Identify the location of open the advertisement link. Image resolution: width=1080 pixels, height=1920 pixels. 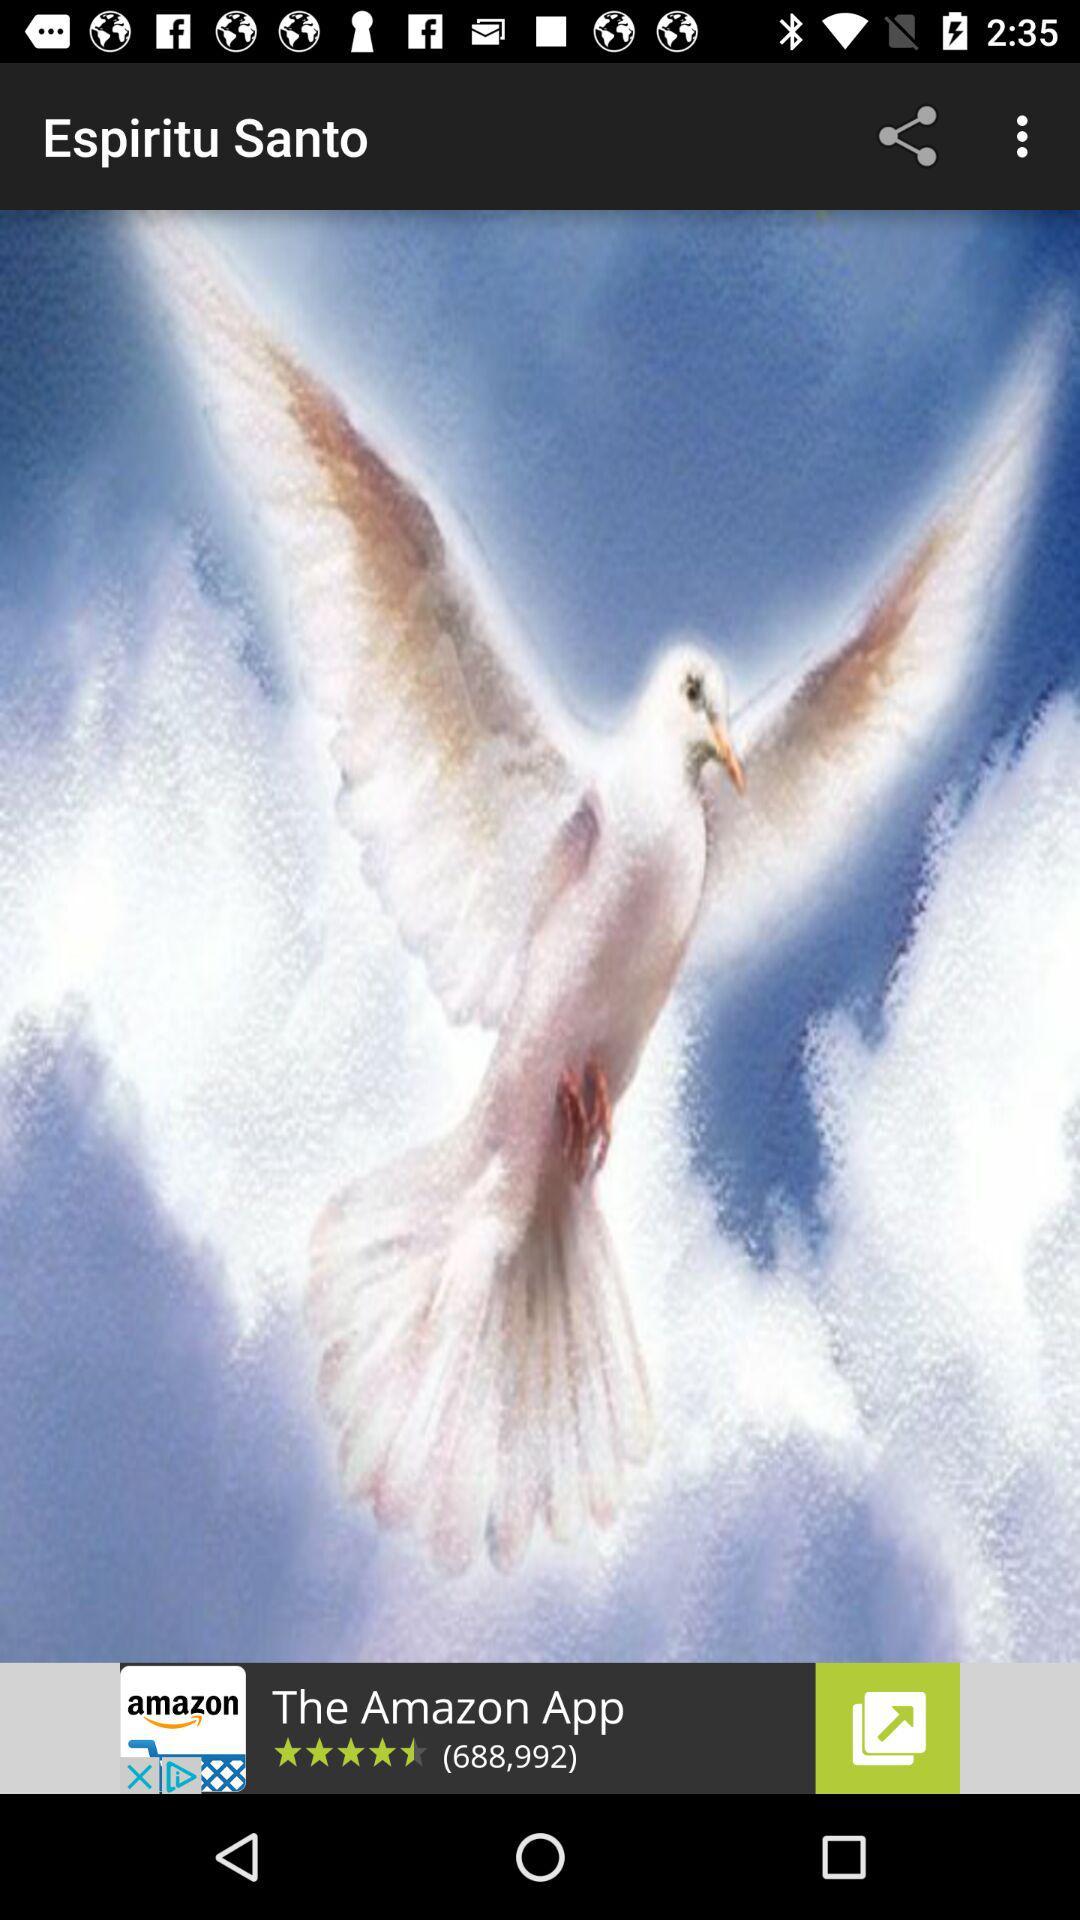
(540, 1727).